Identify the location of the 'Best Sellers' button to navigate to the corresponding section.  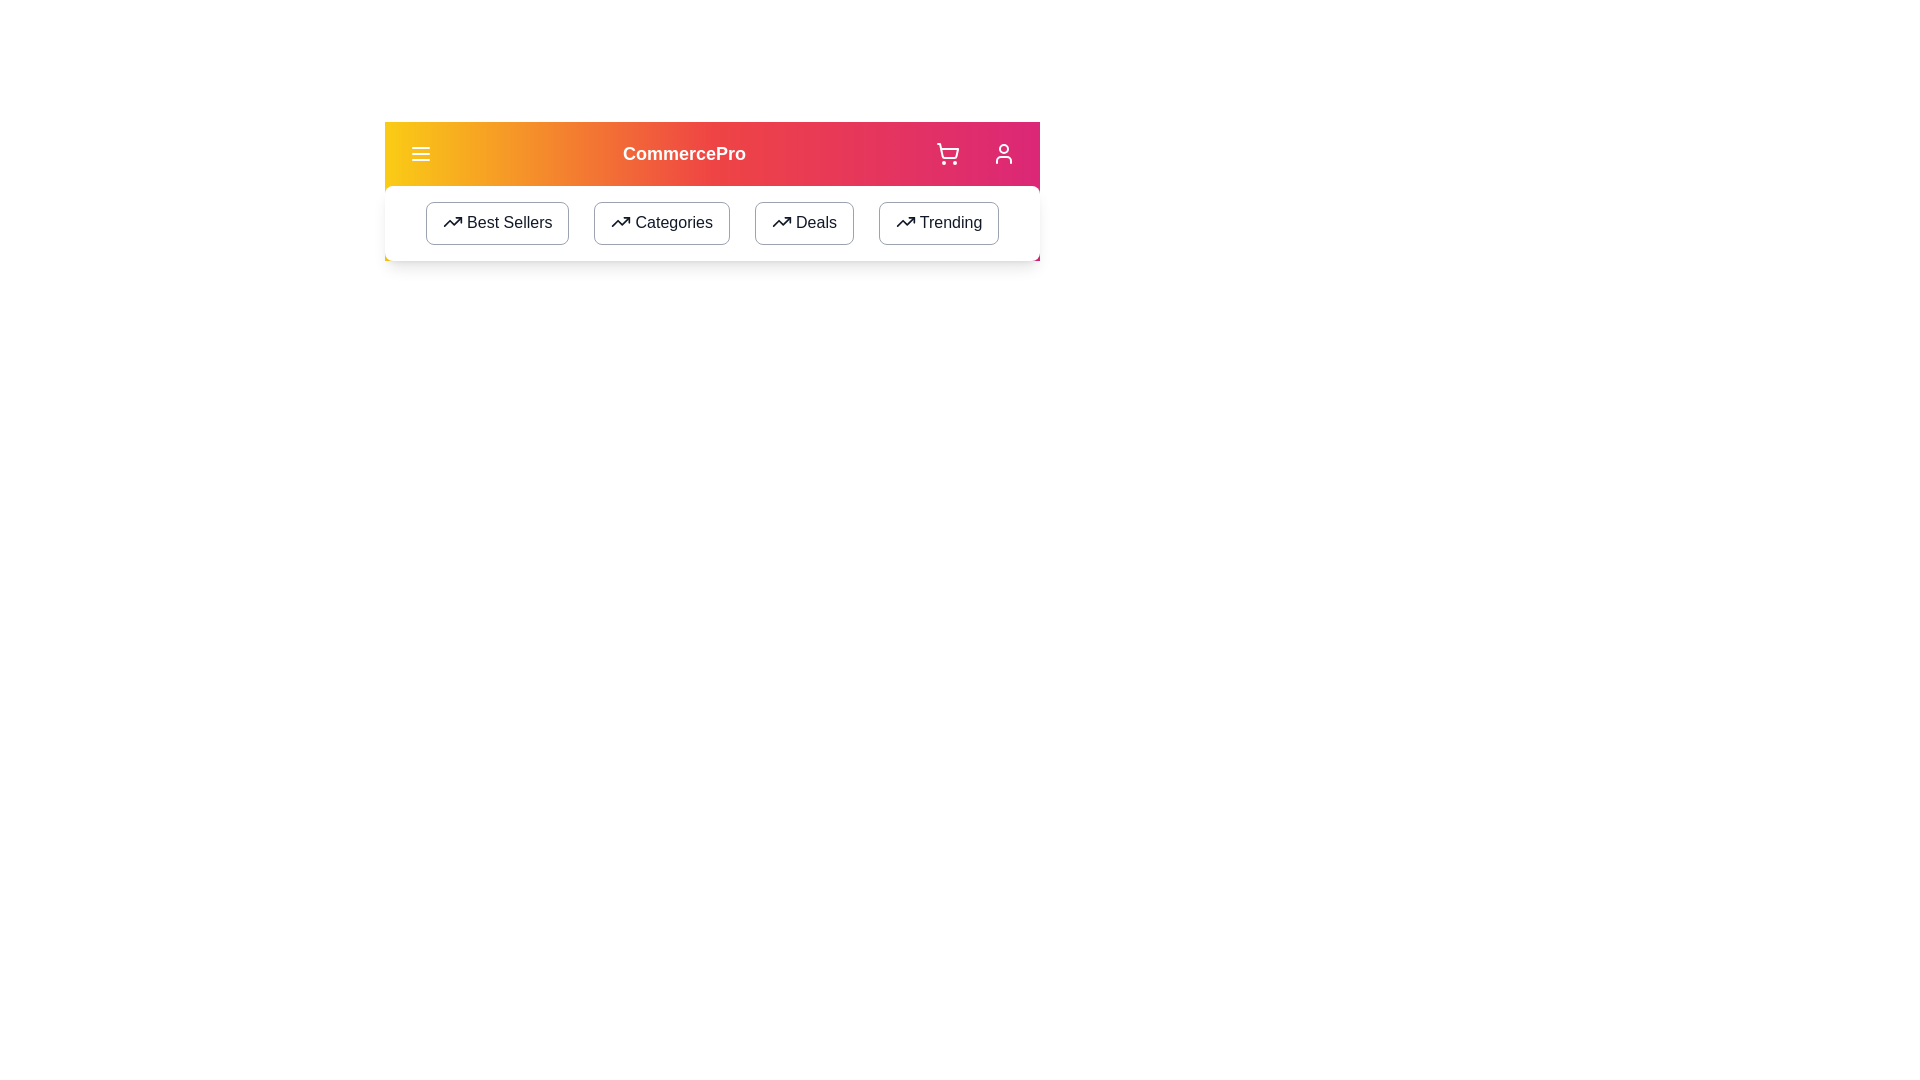
(497, 223).